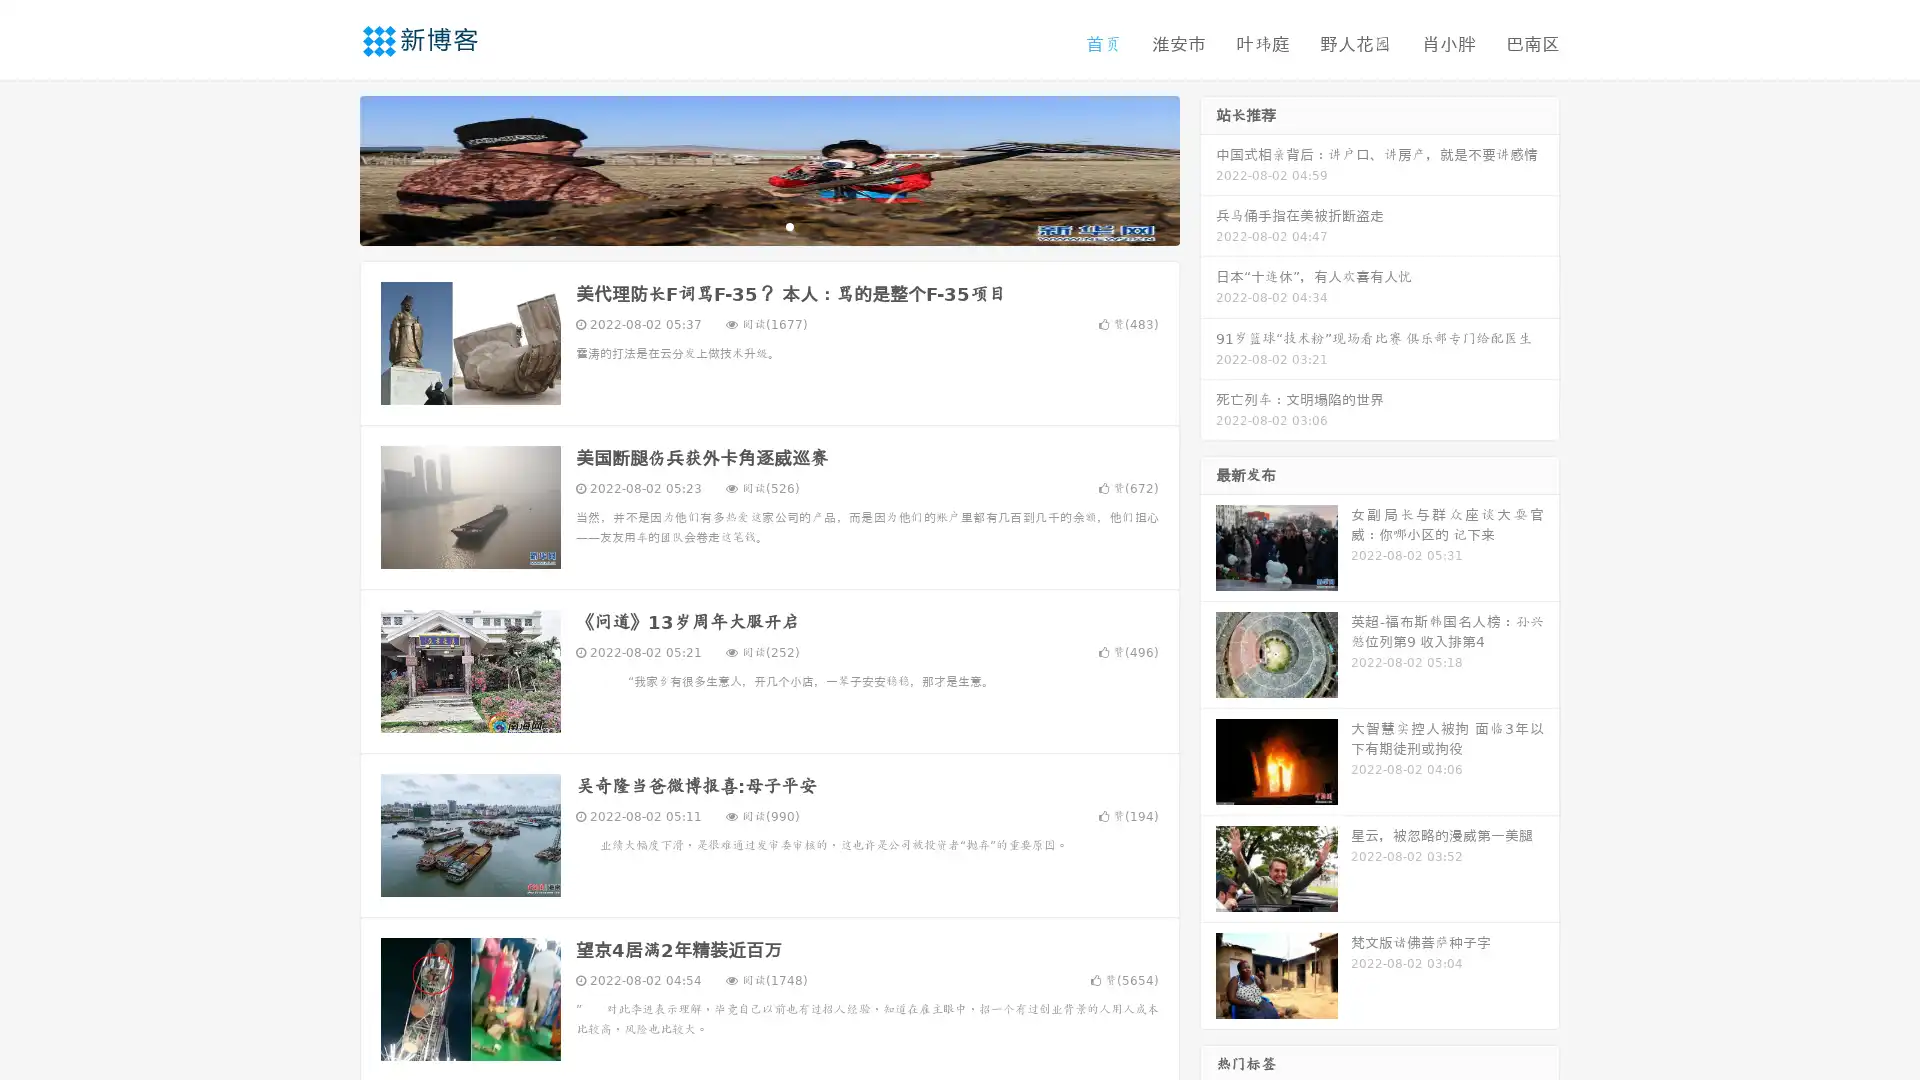 Image resolution: width=1920 pixels, height=1080 pixels. I want to click on Next slide, so click(1208, 168).